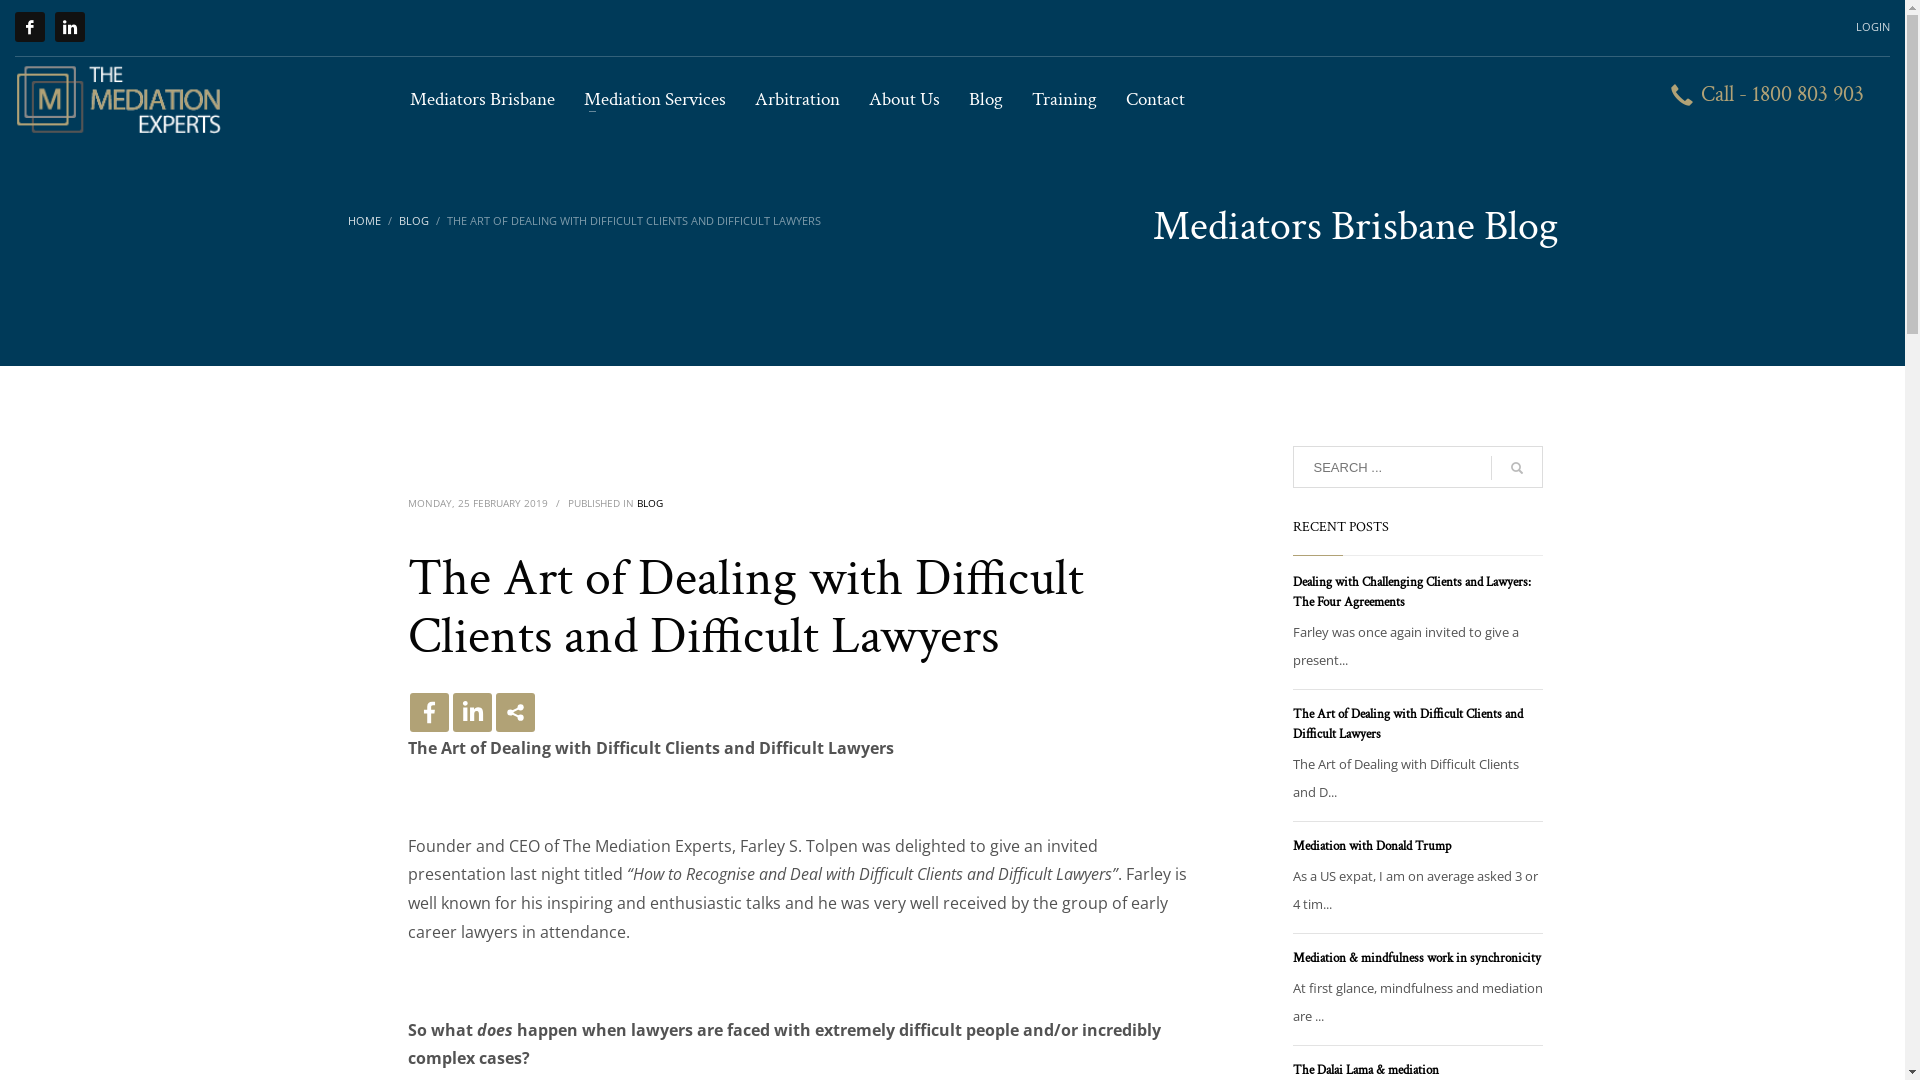  Describe the element at coordinates (119, 100) in the screenshot. I see `'Mediators Brisbane'` at that location.